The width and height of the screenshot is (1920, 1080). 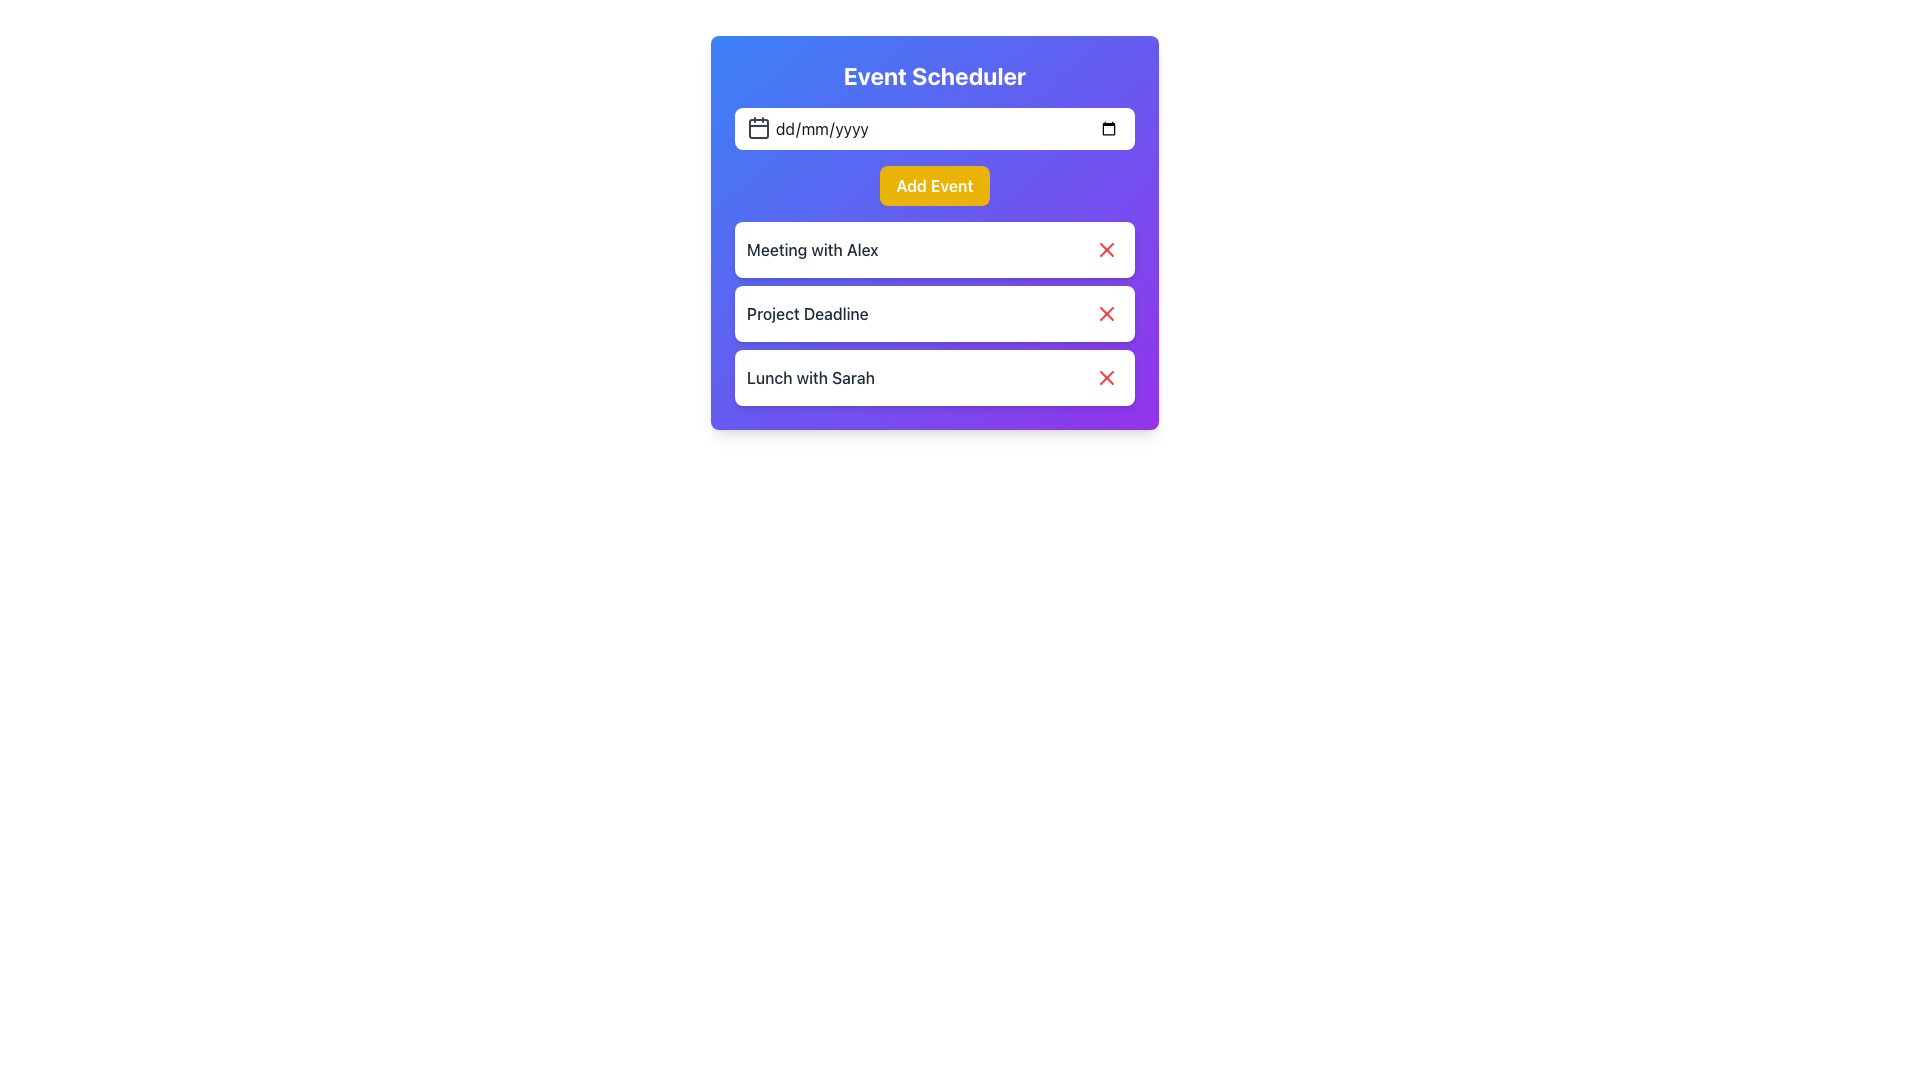 What do you see at coordinates (1106, 313) in the screenshot?
I see `the small red circular button with a white 'X' symbol, located in the second row of the list next to 'Project Deadline', for visual feedback` at bounding box center [1106, 313].